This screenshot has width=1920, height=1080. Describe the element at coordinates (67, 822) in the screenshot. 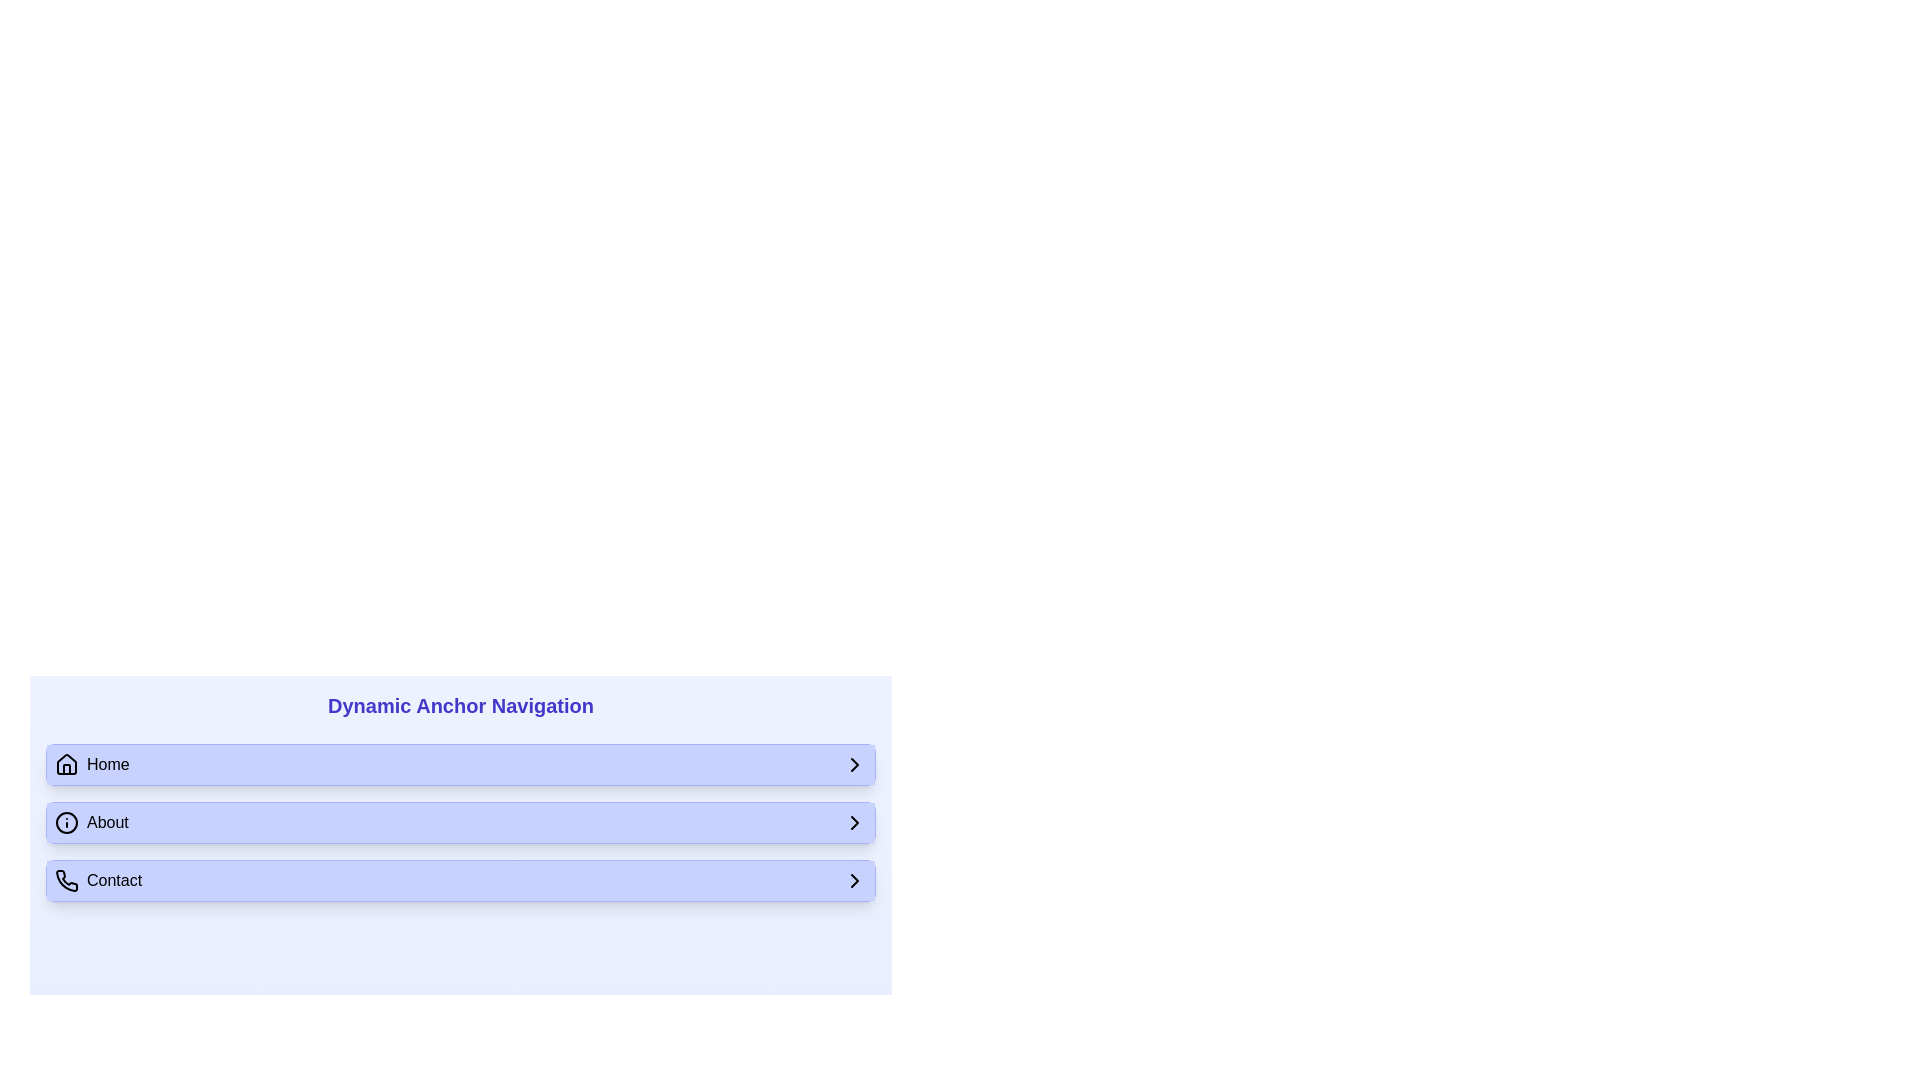

I see `the circular icon representing the 'info' symbol located in the second row of the vertical navigation menu labeled 'About'` at that location.